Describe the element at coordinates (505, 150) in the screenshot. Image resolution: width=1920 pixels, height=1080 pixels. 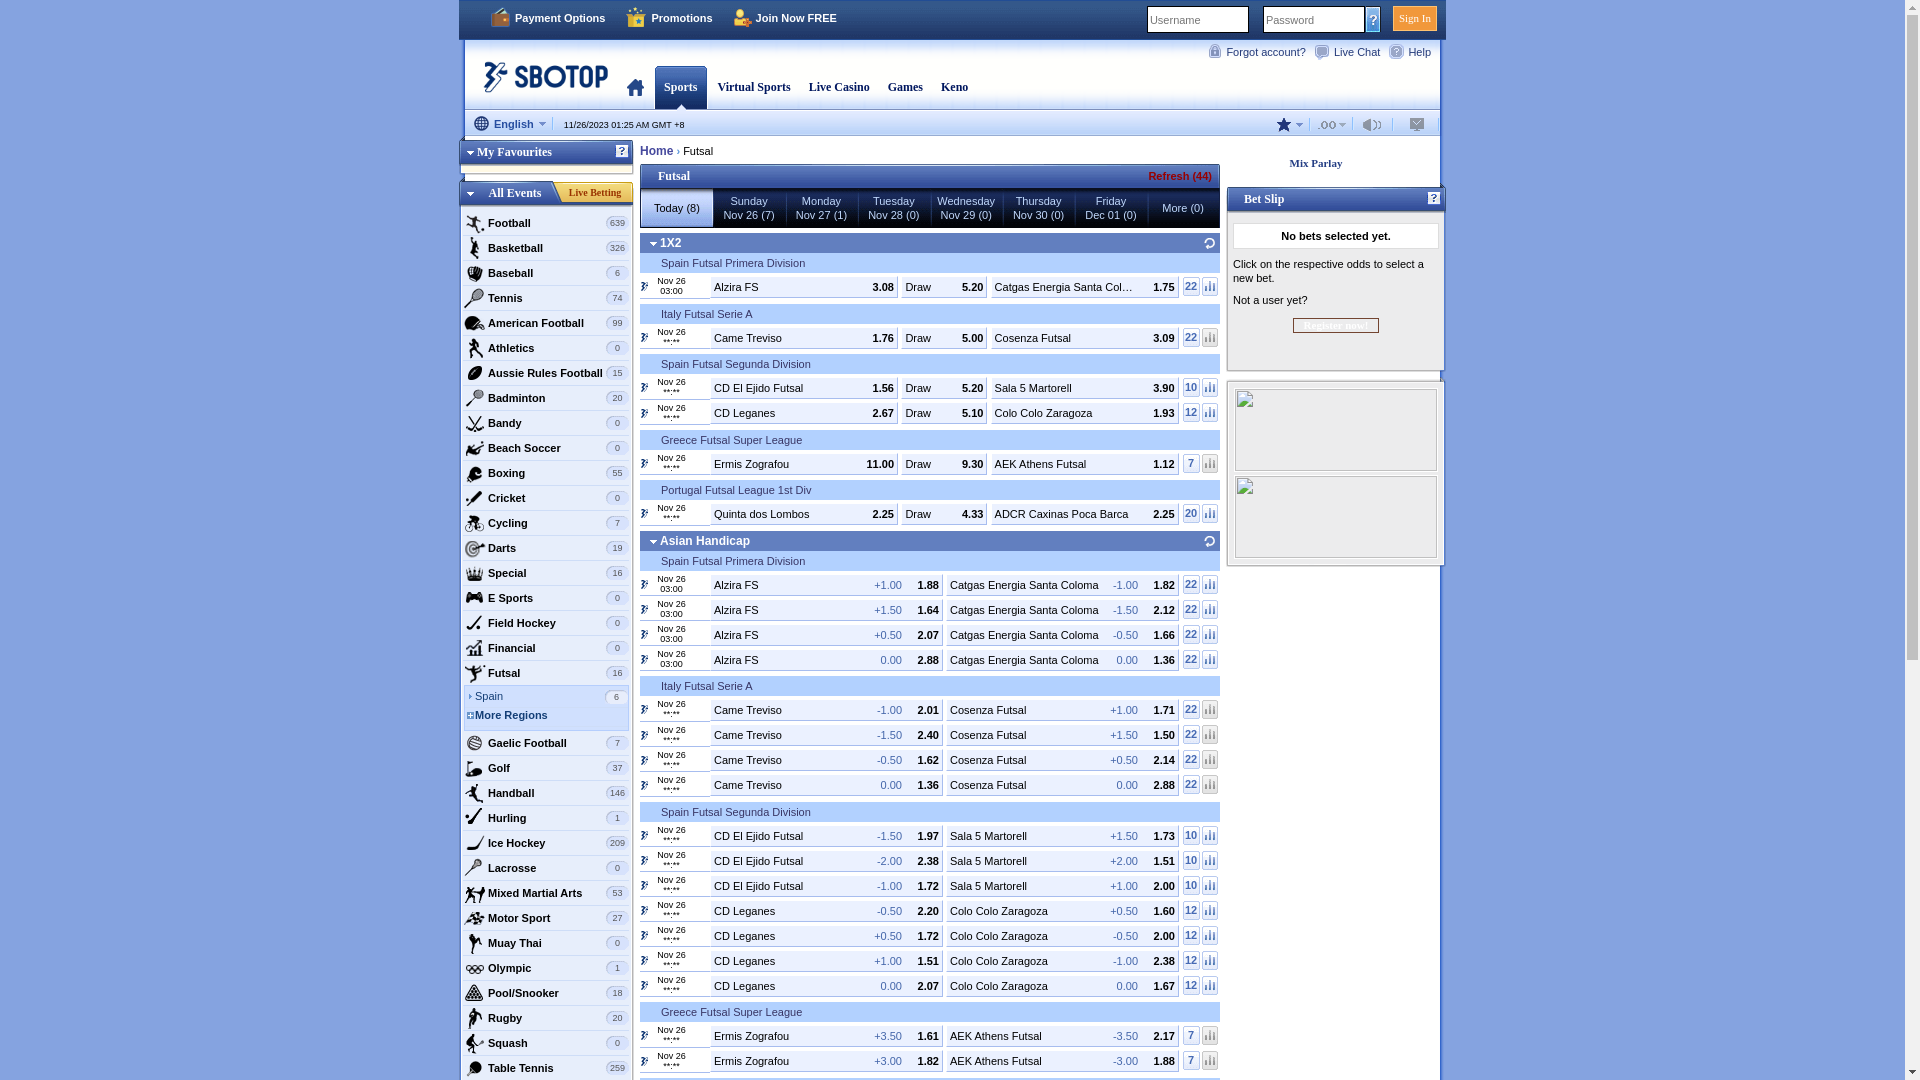
I see `'My Favourites'` at that location.